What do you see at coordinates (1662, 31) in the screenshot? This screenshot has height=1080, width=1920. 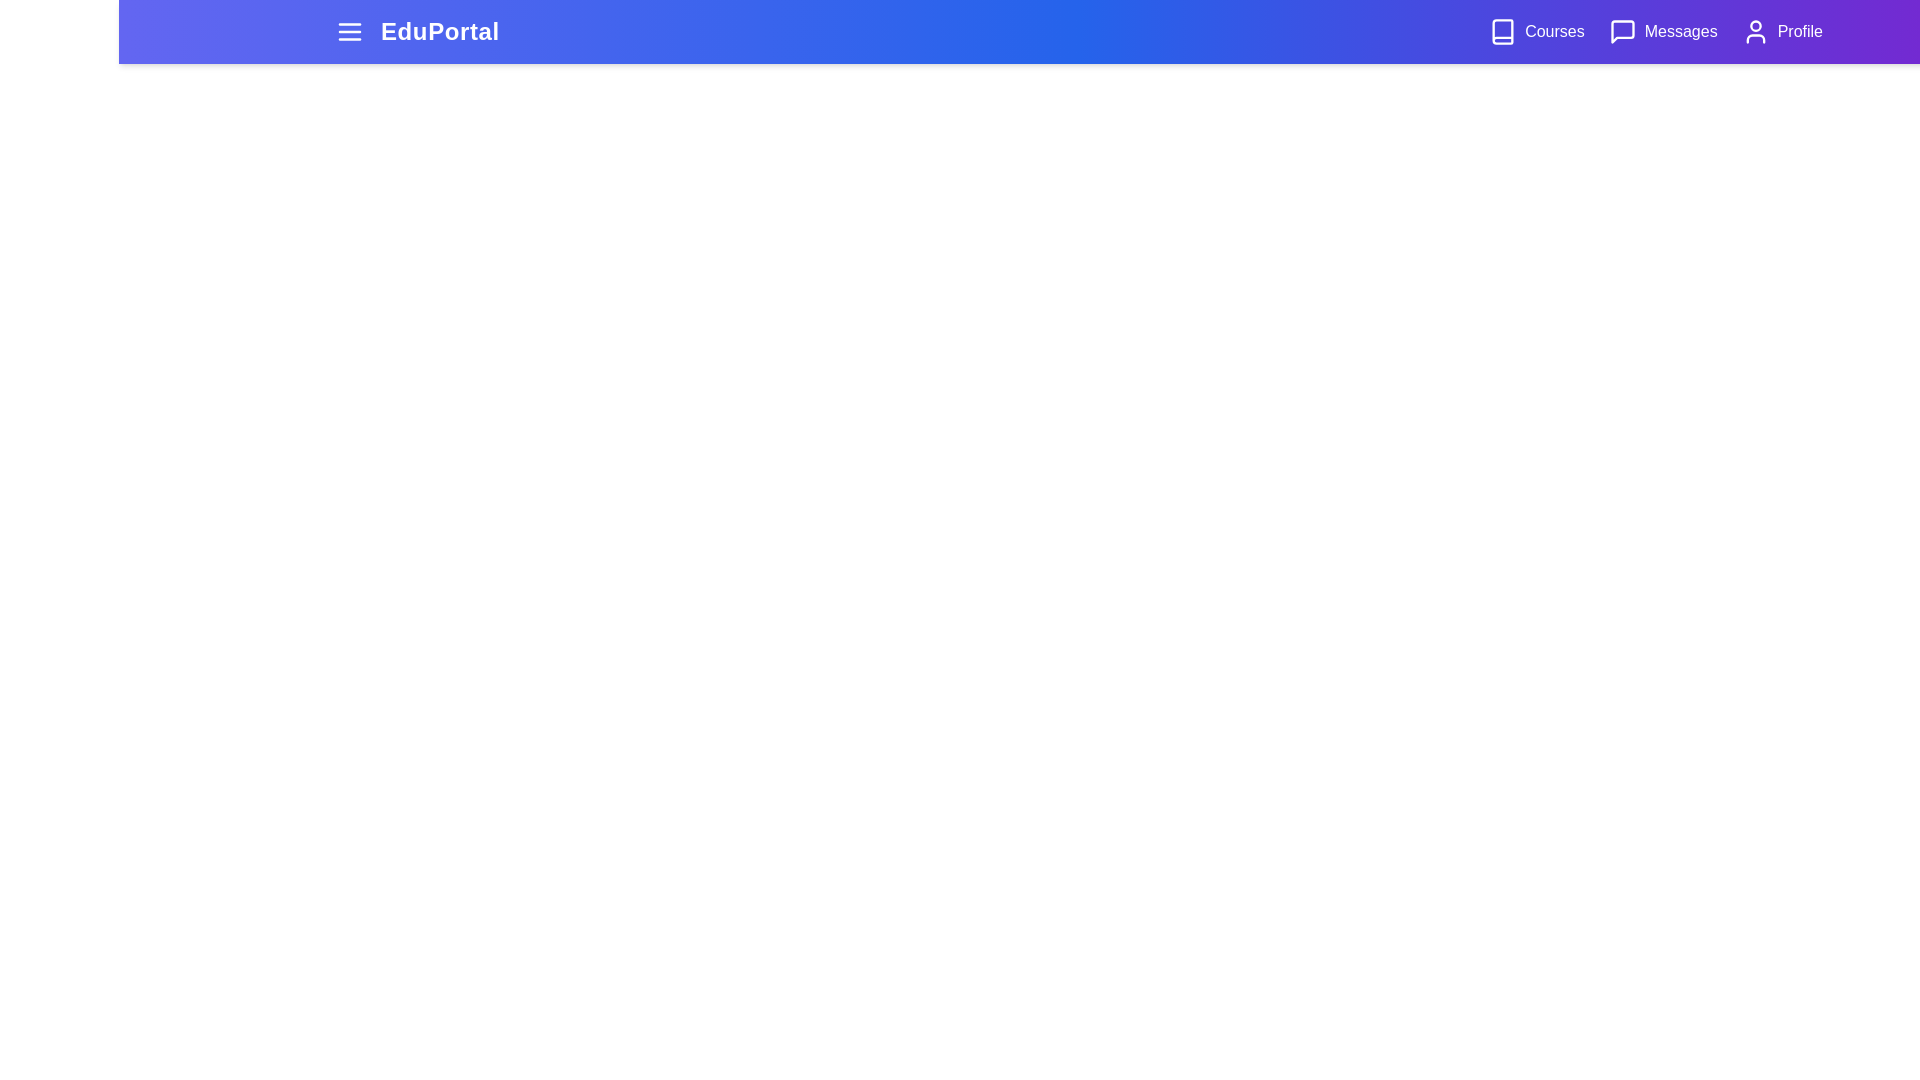 I see `the 'Messages' button in the navigation bar` at bounding box center [1662, 31].